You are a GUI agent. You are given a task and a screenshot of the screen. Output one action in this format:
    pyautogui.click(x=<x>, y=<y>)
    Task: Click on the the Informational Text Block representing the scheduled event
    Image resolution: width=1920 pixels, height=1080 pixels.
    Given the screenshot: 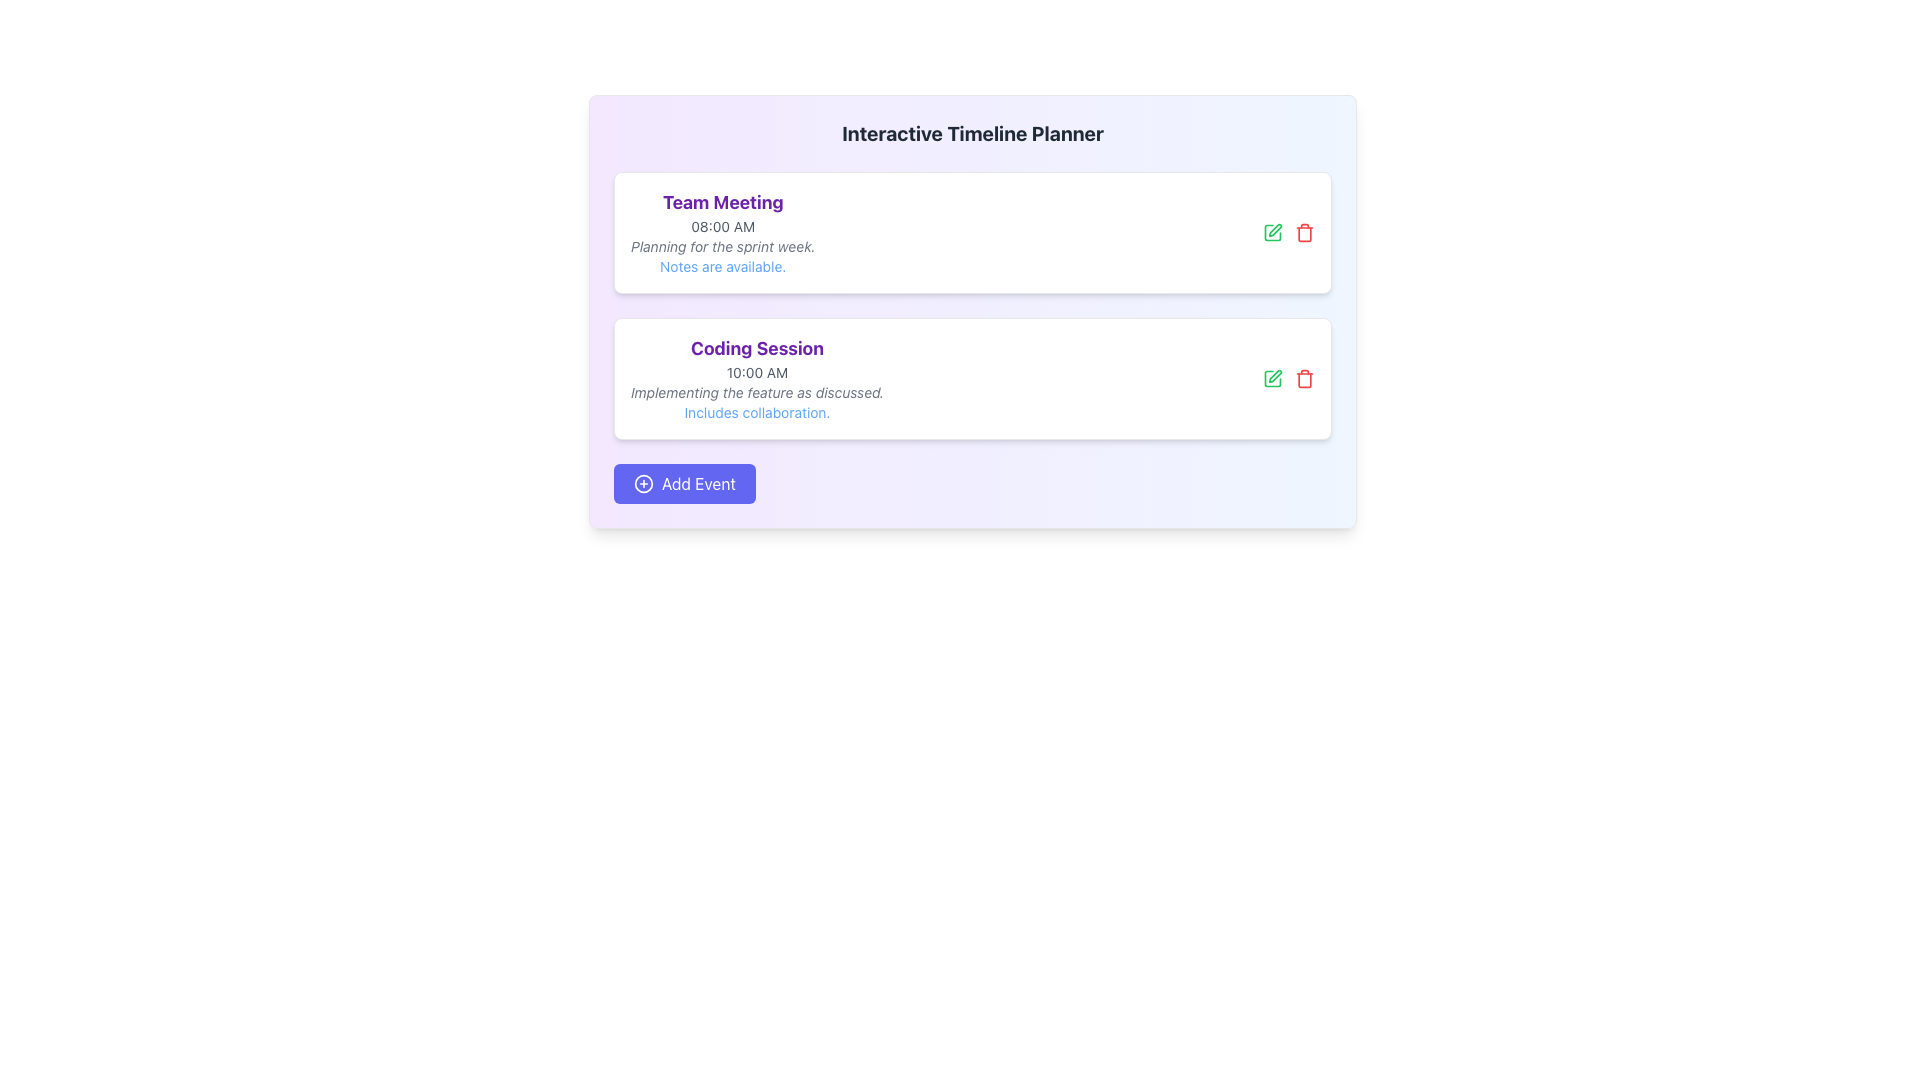 What is the action you would take?
    pyautogui.click(x=722, y=231)
    